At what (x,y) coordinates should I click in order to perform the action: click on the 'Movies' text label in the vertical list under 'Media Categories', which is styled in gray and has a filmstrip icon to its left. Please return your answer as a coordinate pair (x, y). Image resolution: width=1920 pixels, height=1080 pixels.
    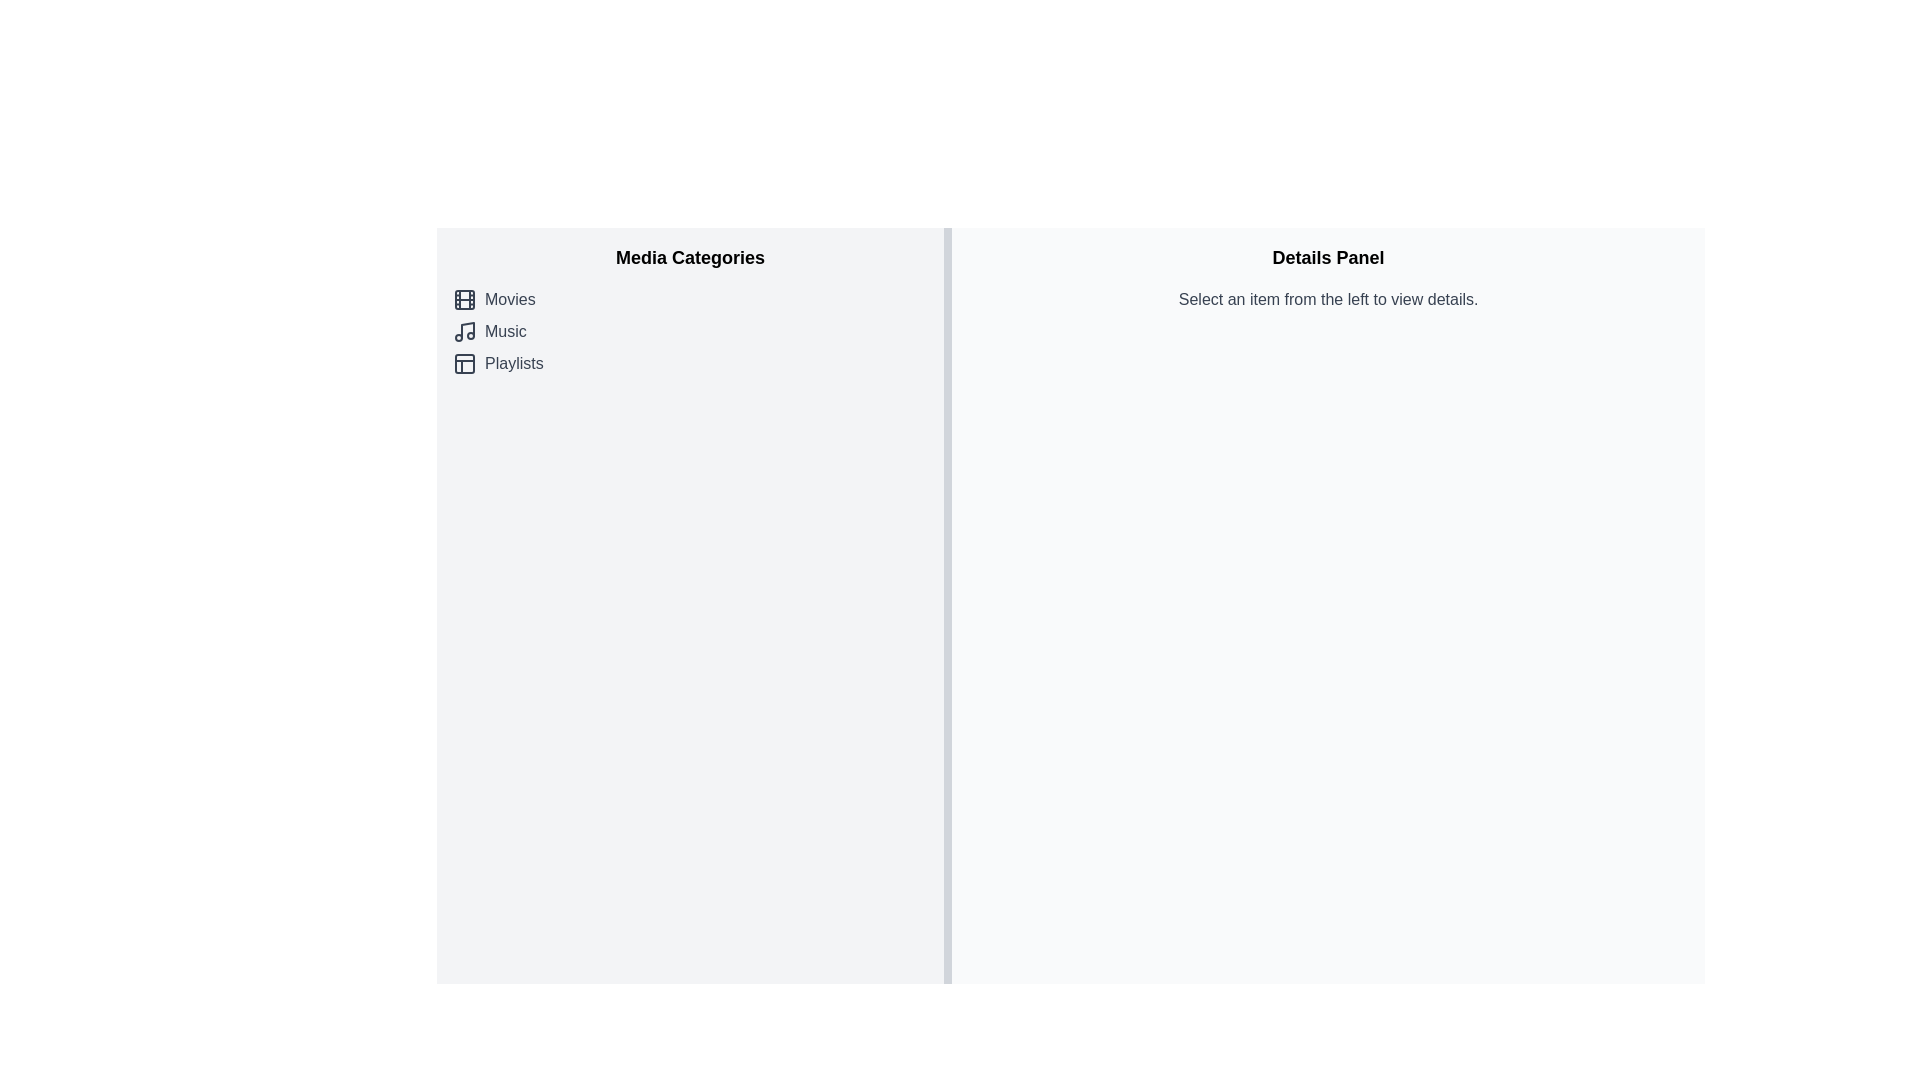
    Looking at the image, I should click on (510, 300).